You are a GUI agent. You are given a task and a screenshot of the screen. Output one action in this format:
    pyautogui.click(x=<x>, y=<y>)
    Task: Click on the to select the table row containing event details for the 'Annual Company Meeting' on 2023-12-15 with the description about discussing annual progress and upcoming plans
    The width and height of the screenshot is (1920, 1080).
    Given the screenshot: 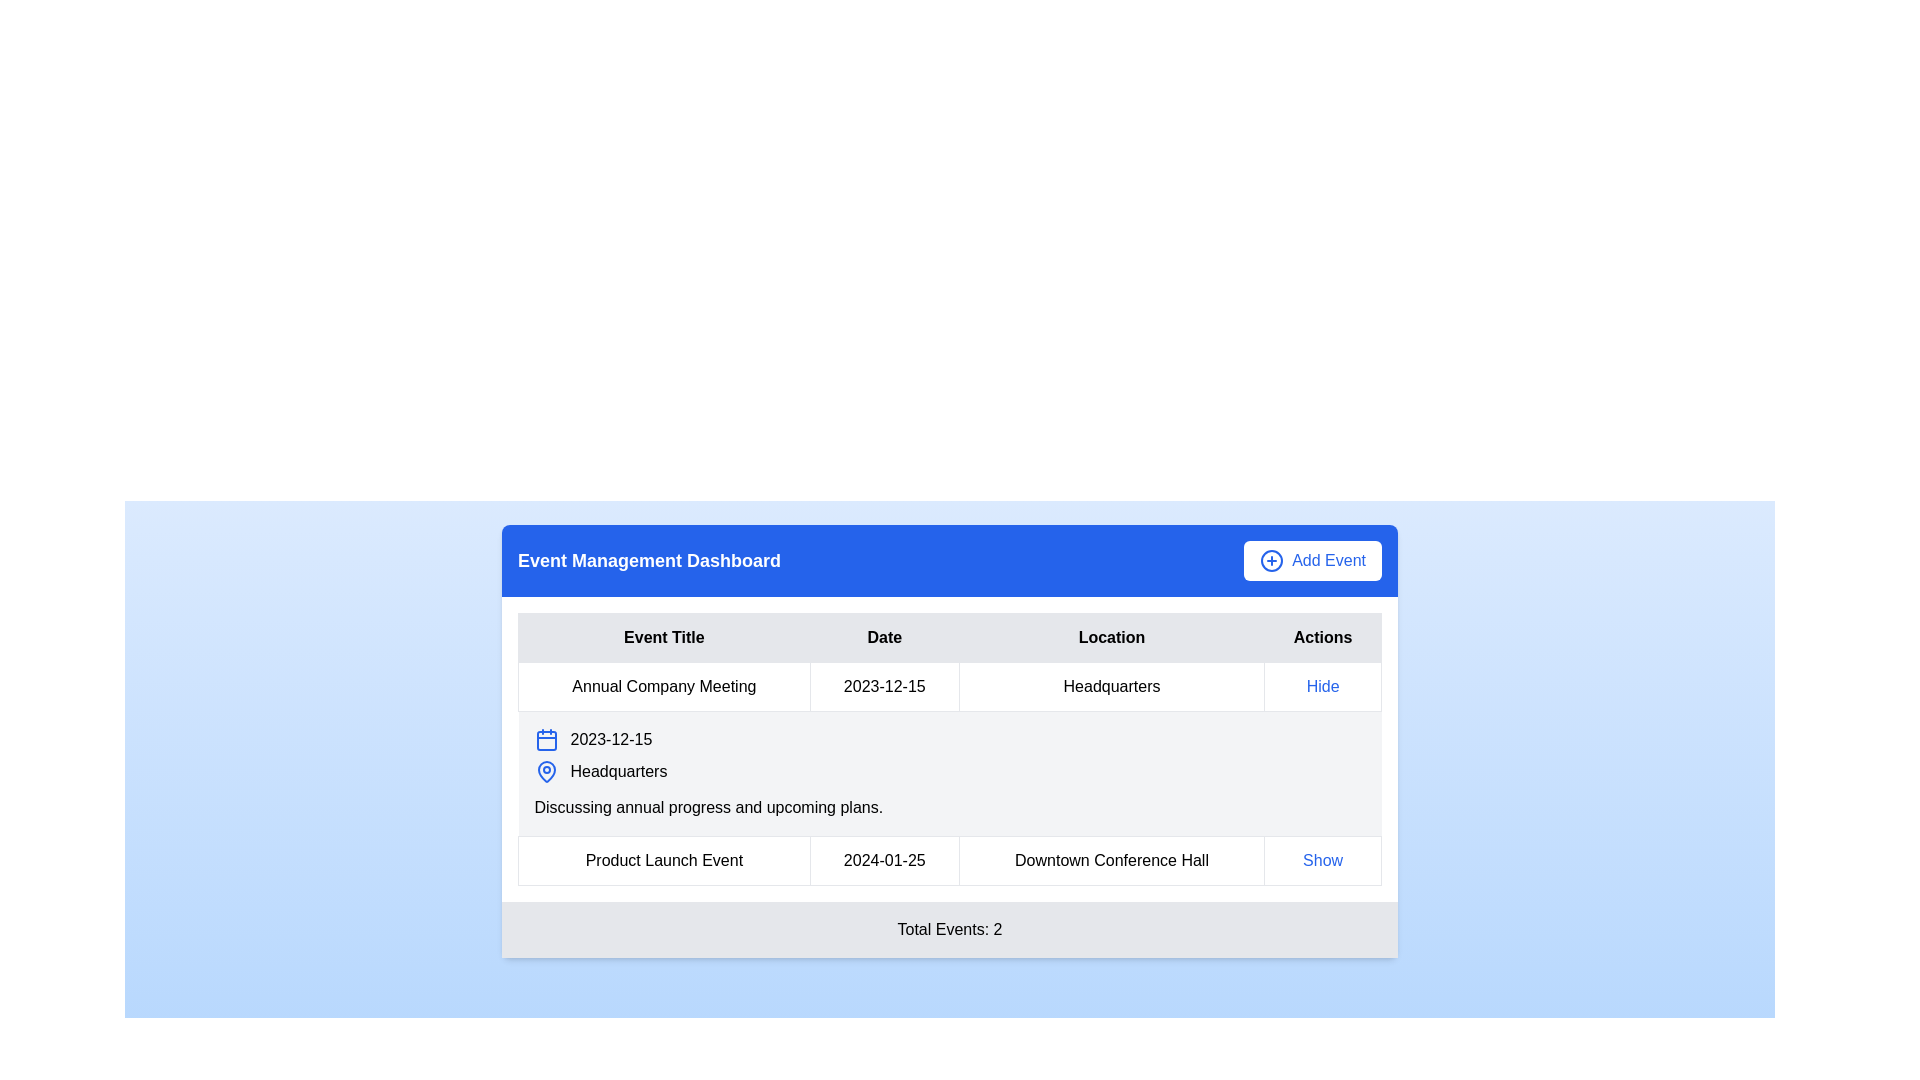 What is the action you would take?
    pyautogui.click(x=949, y=773)
    